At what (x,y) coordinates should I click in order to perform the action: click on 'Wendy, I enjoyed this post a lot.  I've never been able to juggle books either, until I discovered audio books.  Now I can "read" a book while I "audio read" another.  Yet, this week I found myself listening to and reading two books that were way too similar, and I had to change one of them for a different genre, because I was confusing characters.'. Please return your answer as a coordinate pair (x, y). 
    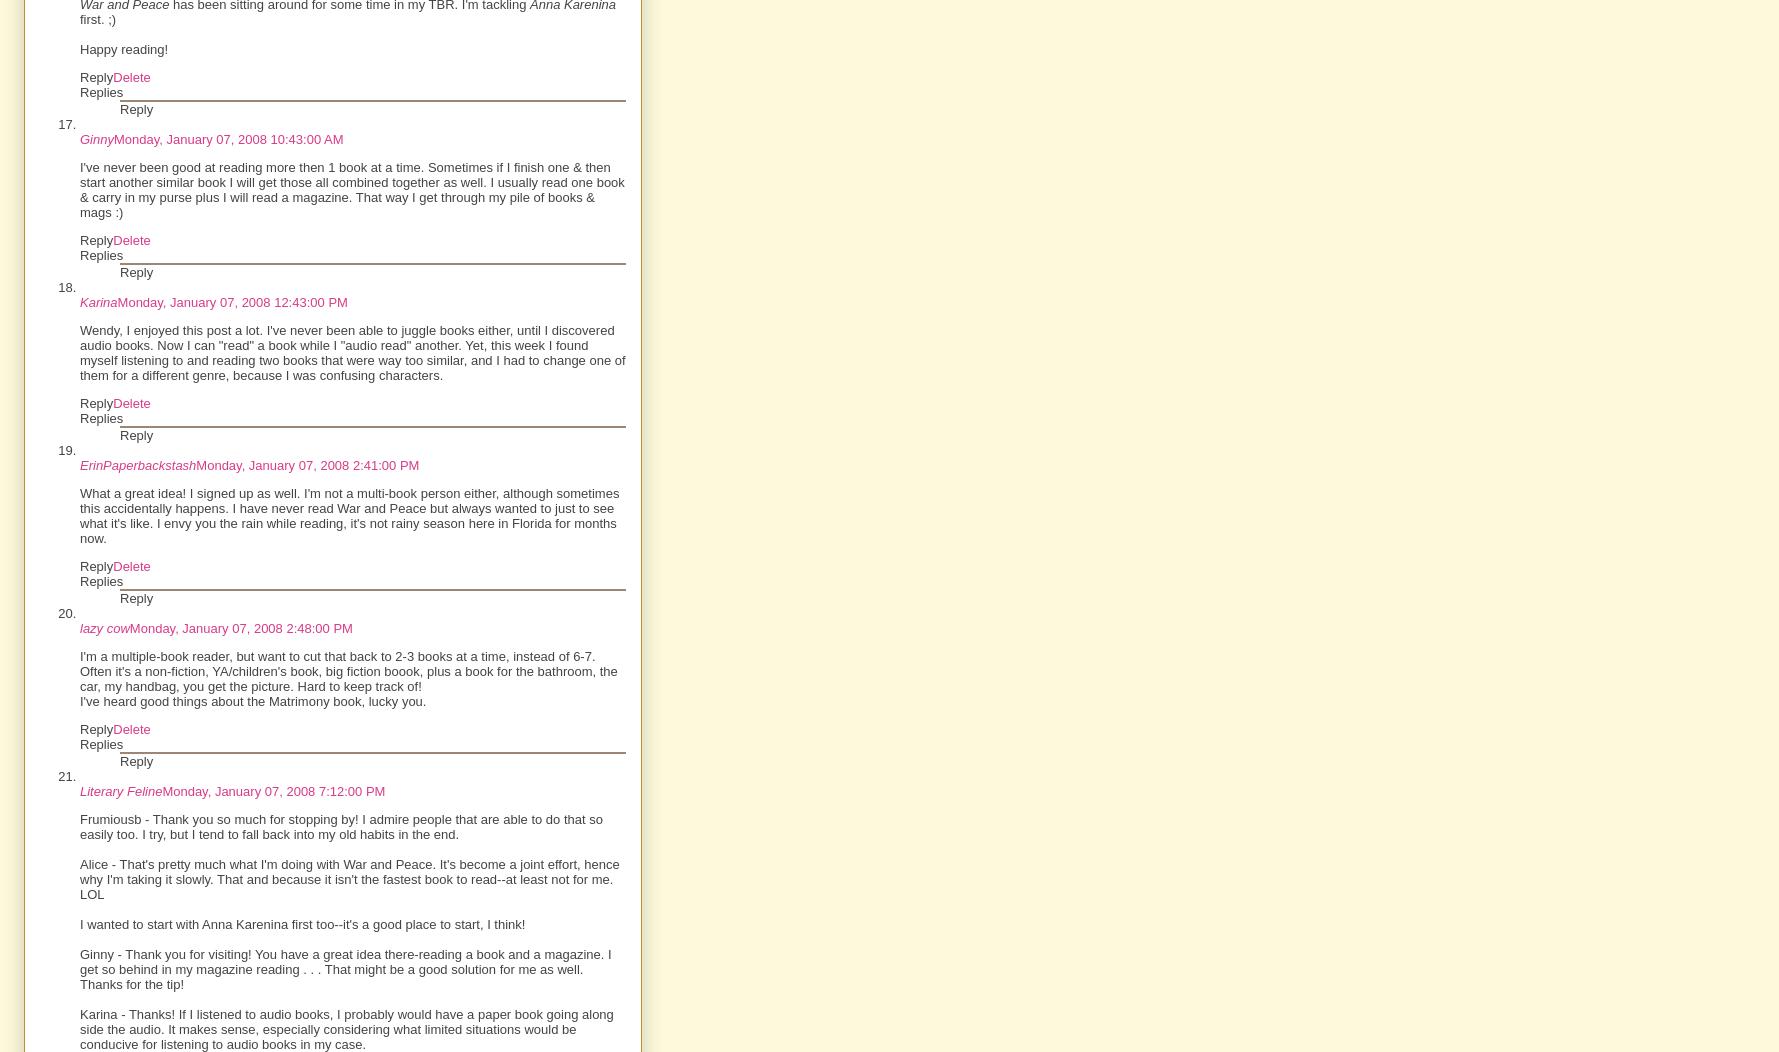
    Looking at the image, I should click on (79, 353).